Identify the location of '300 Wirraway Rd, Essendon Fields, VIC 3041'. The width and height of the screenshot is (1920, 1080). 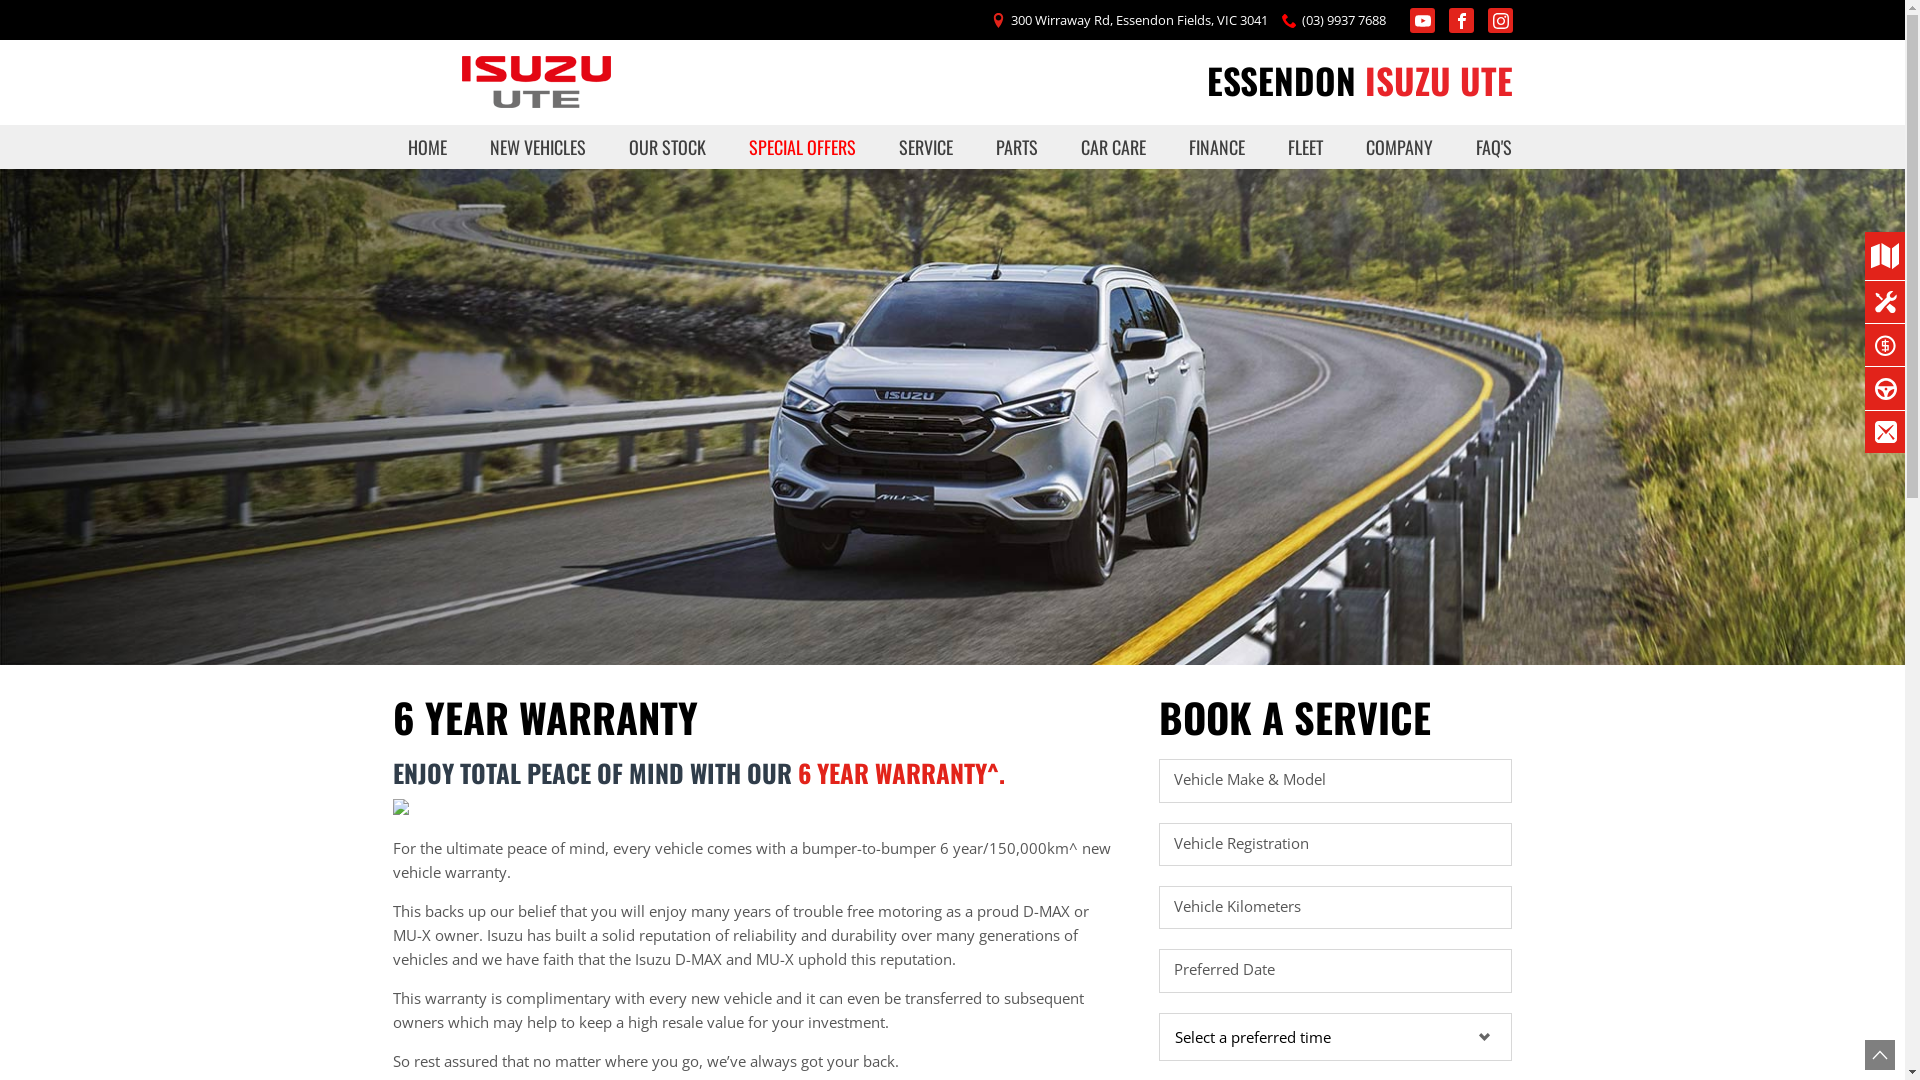
(1138, 20).